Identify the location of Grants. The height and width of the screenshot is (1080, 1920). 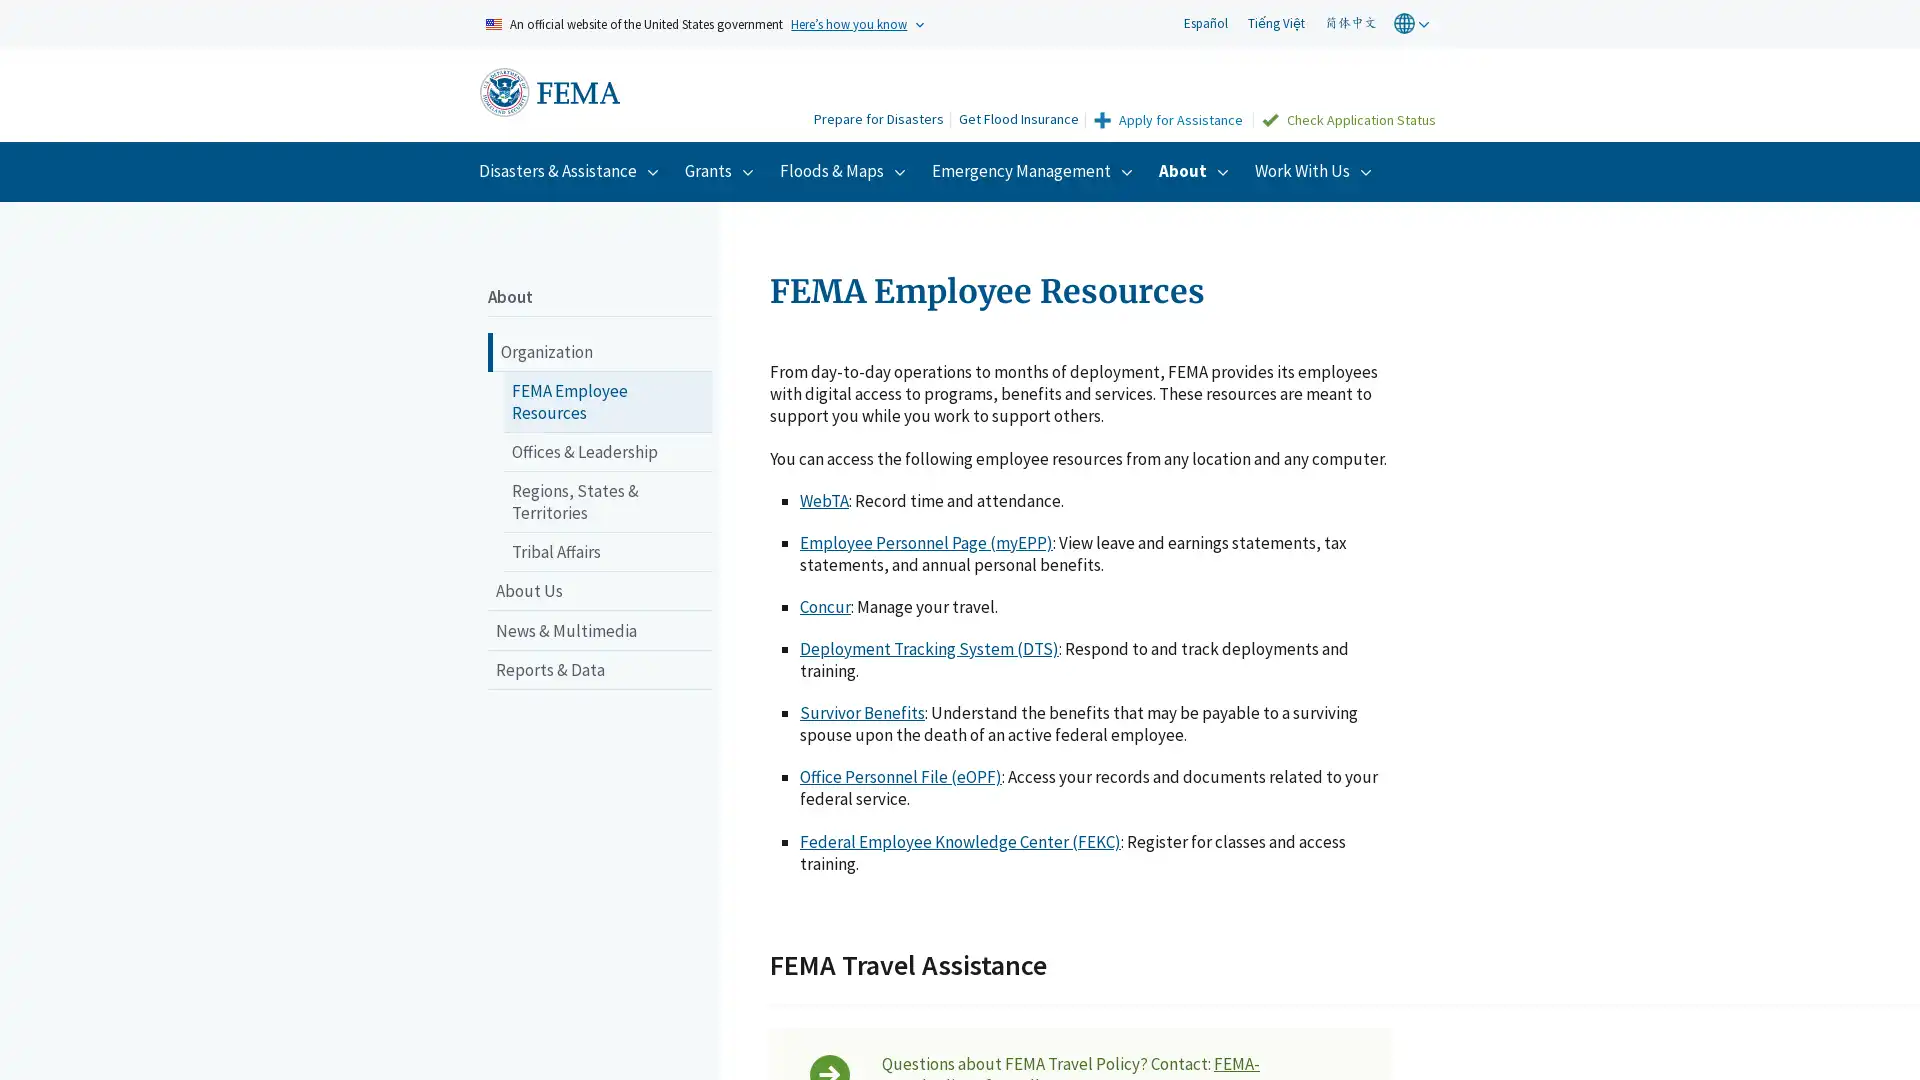
(721, 169).